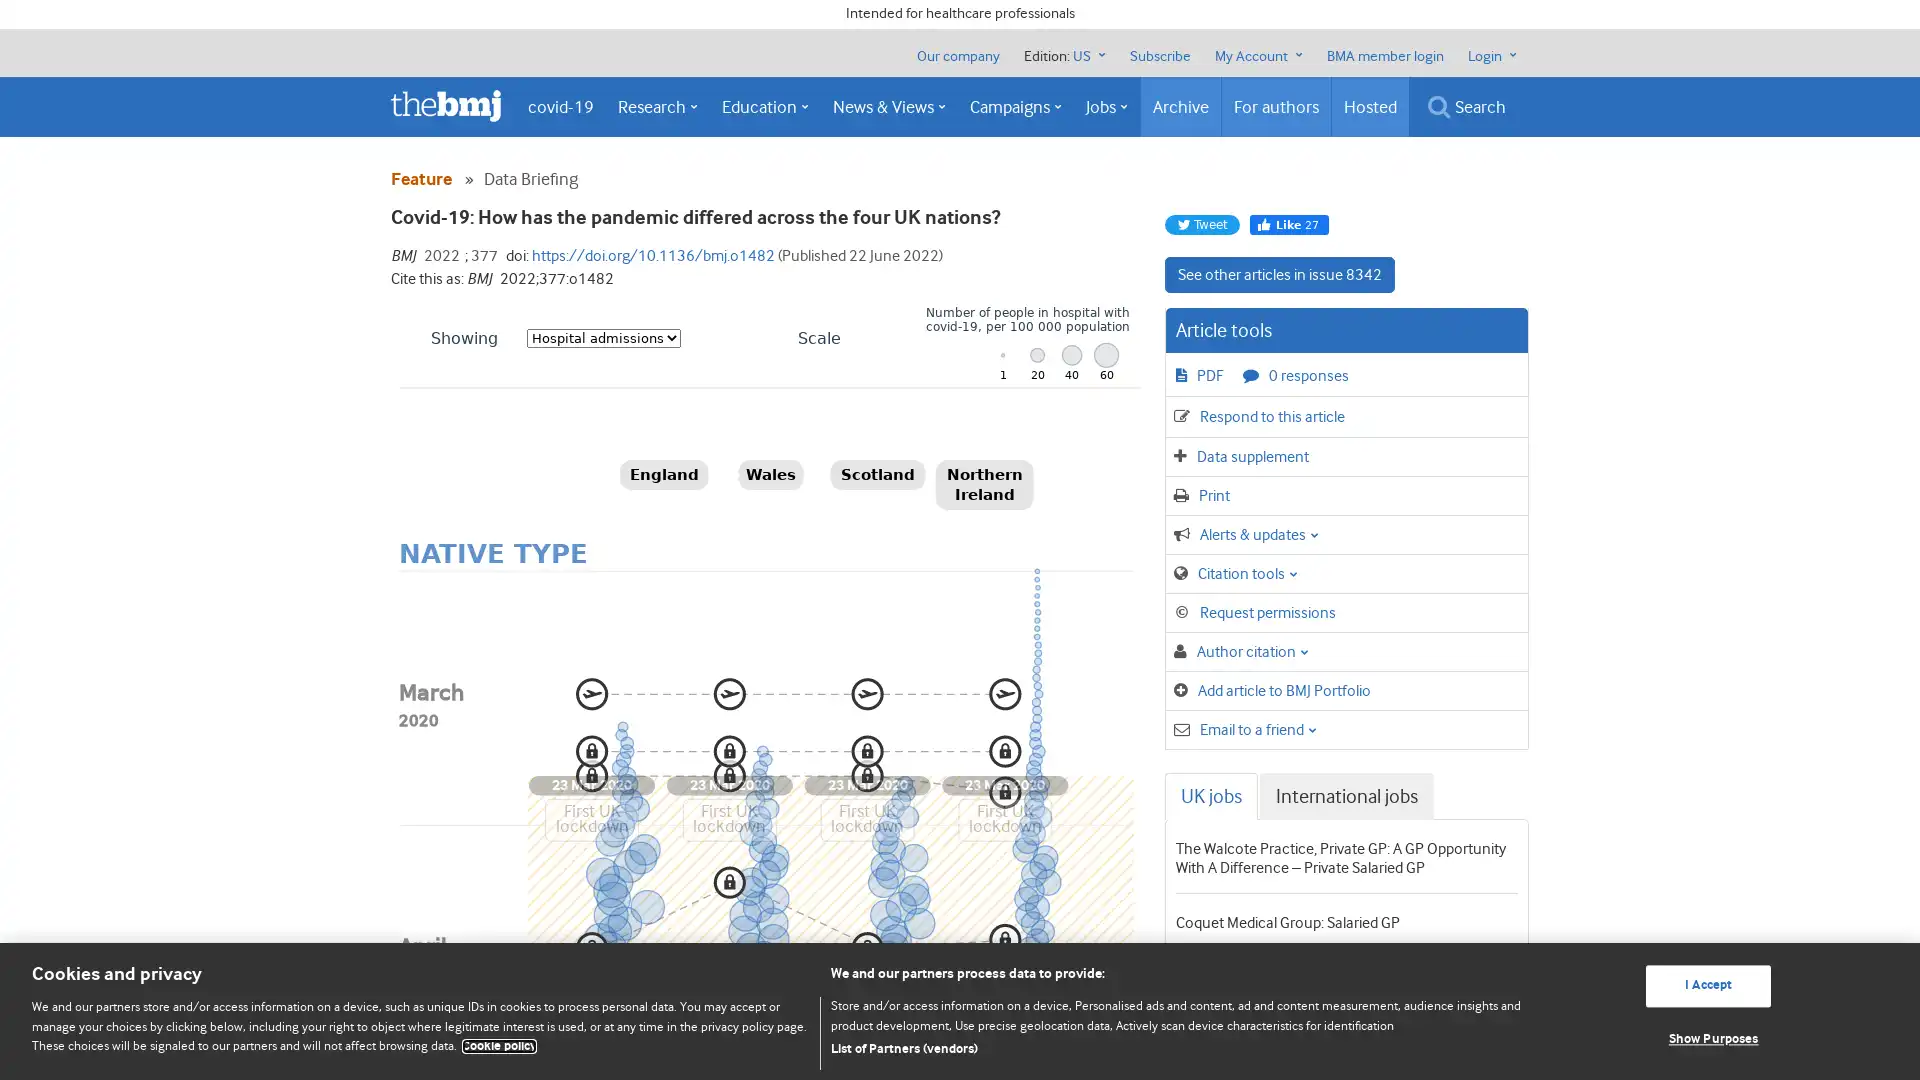  I want to click on Email to a friend, so click(1256, 729).